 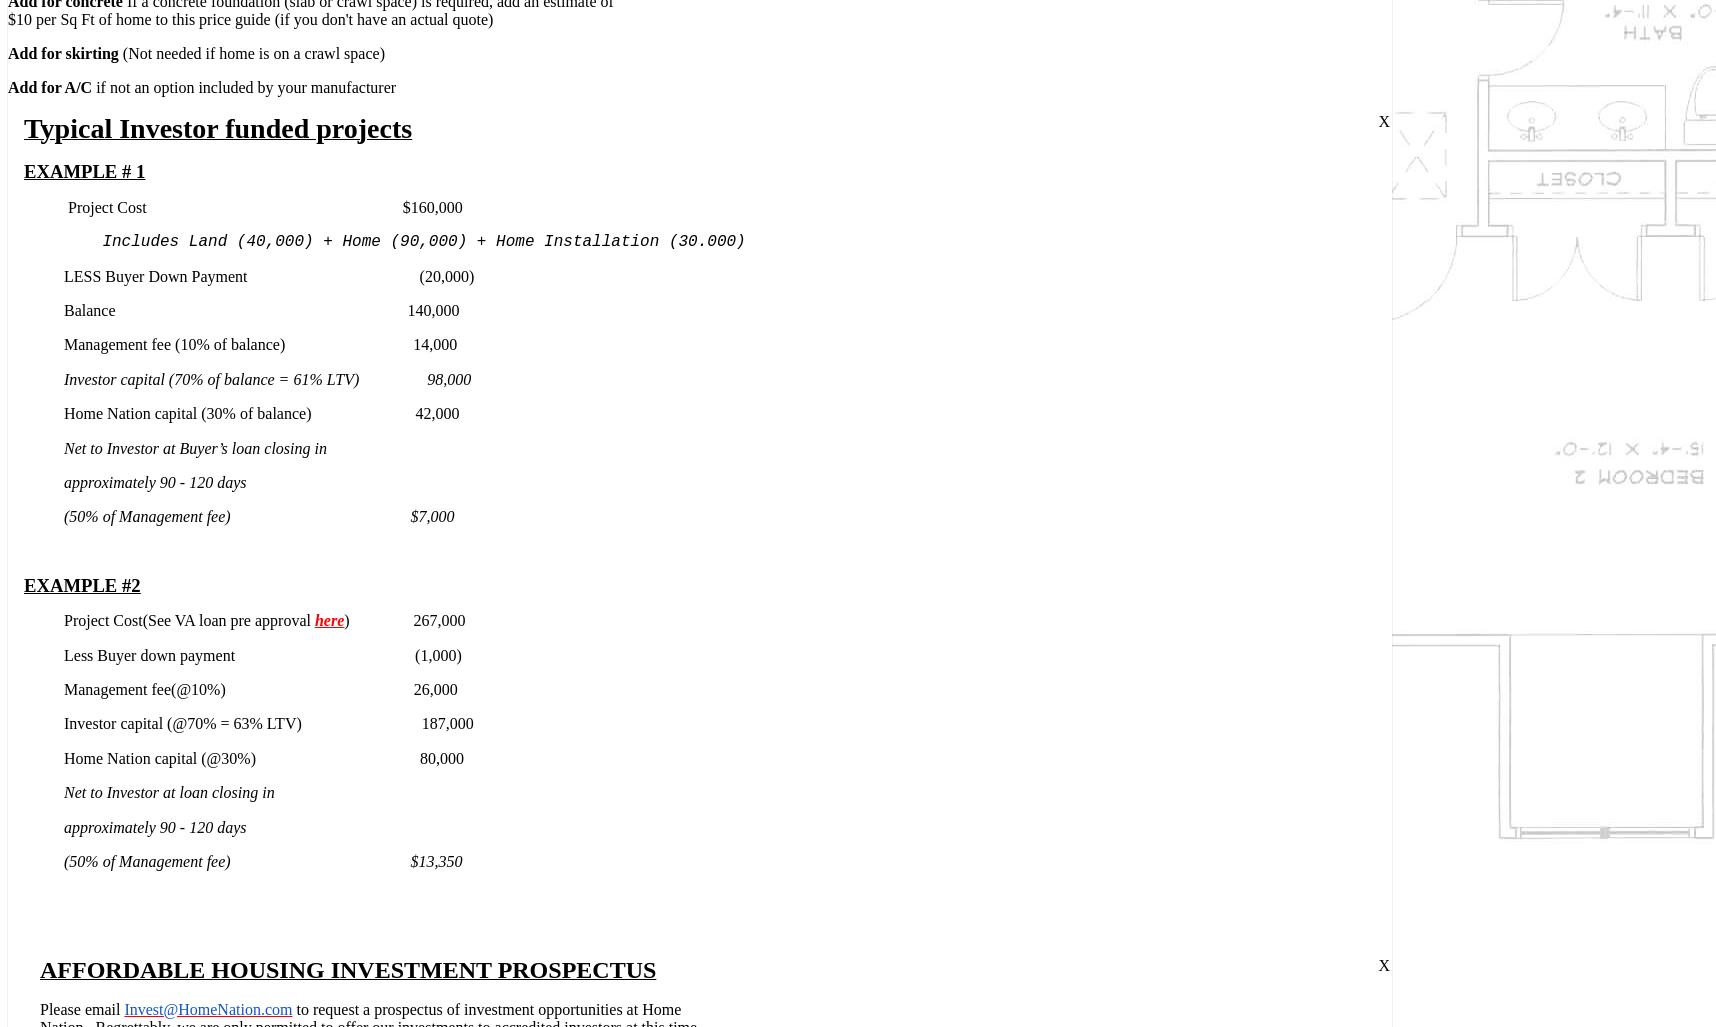 I want to click on 'Project Cost', so click(x=106, y=205).